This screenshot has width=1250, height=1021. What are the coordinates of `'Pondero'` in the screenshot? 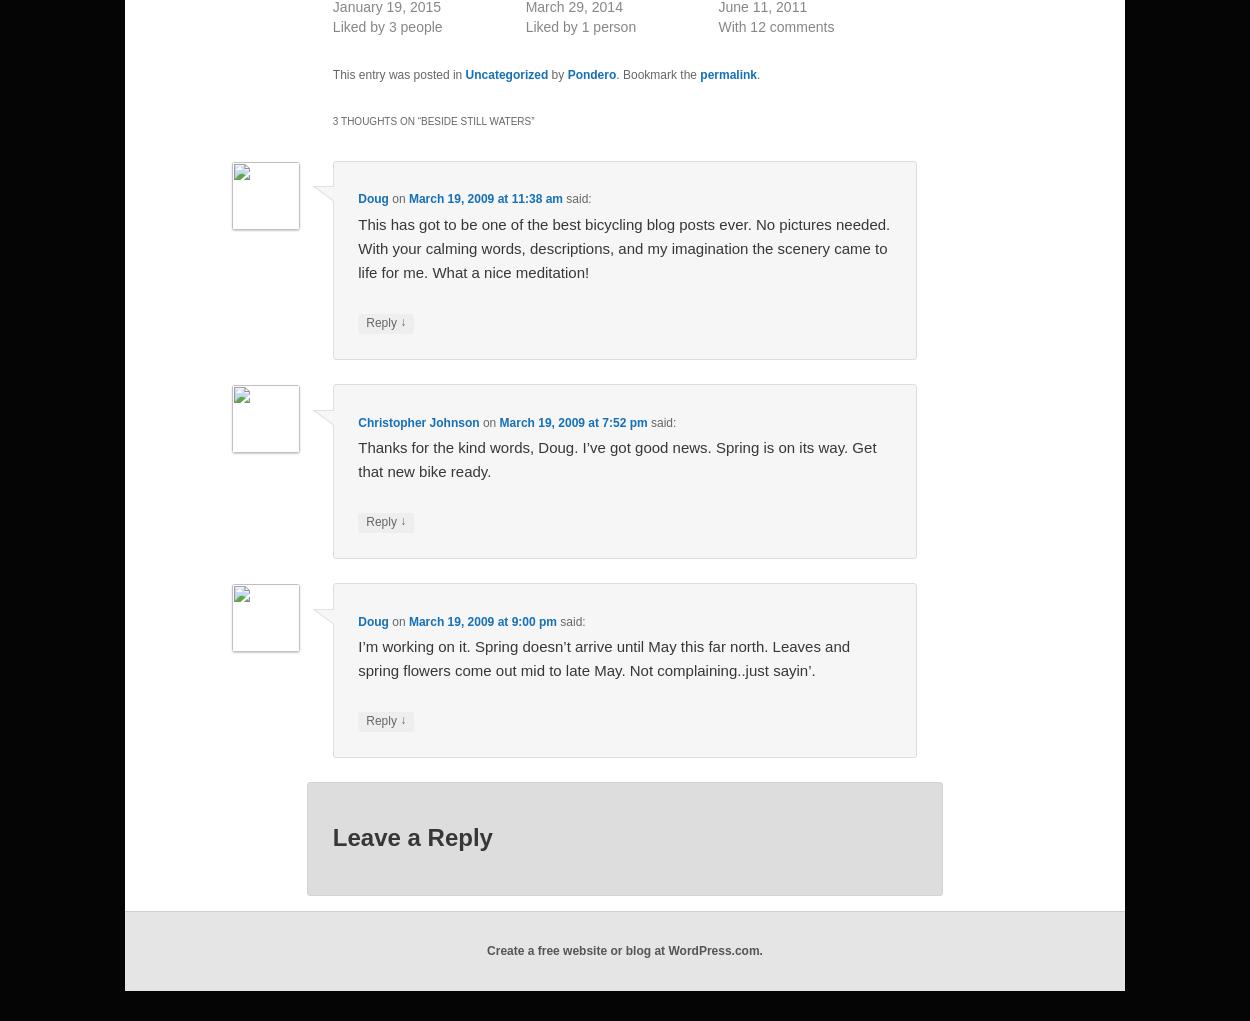 It's located at (566, 75).